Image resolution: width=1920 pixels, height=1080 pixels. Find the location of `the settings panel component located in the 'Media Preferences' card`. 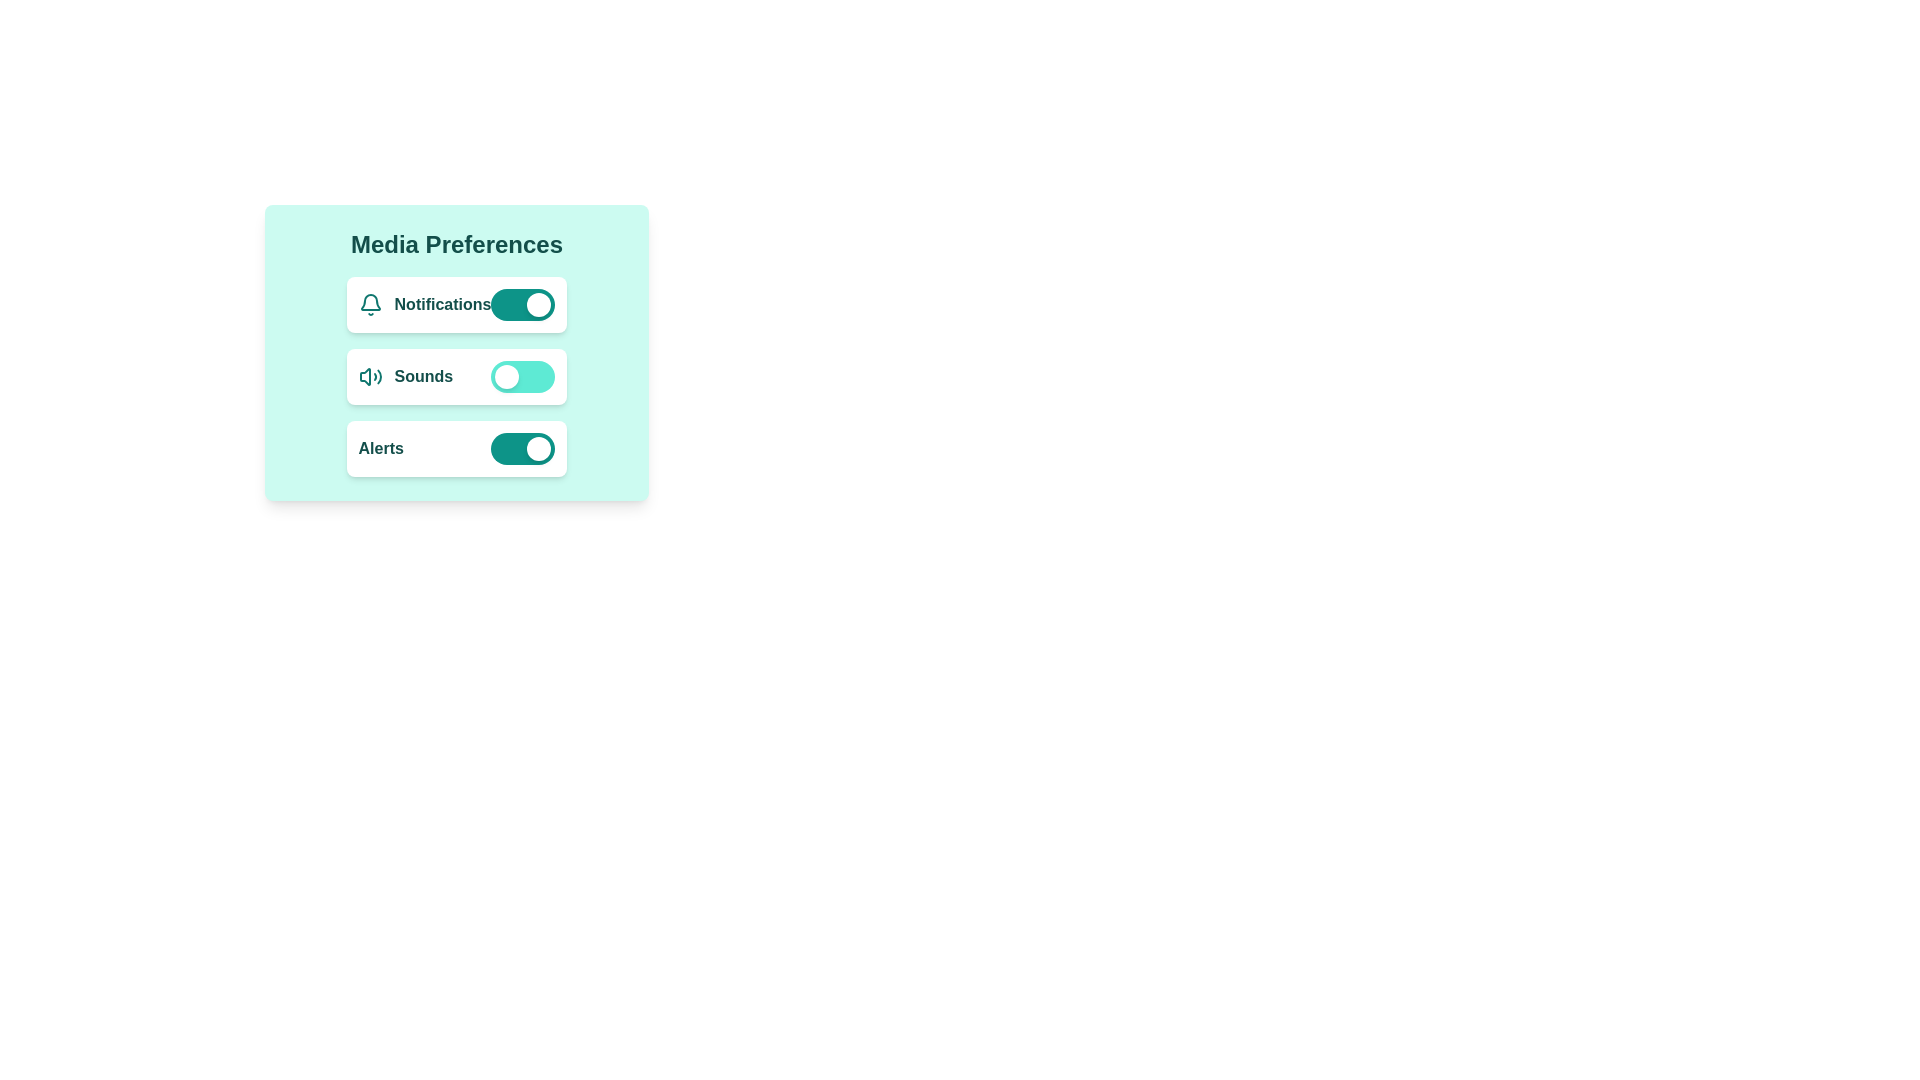

the settings panel component located in the 'Media Preferences' card is located at coordinates (455, 377).